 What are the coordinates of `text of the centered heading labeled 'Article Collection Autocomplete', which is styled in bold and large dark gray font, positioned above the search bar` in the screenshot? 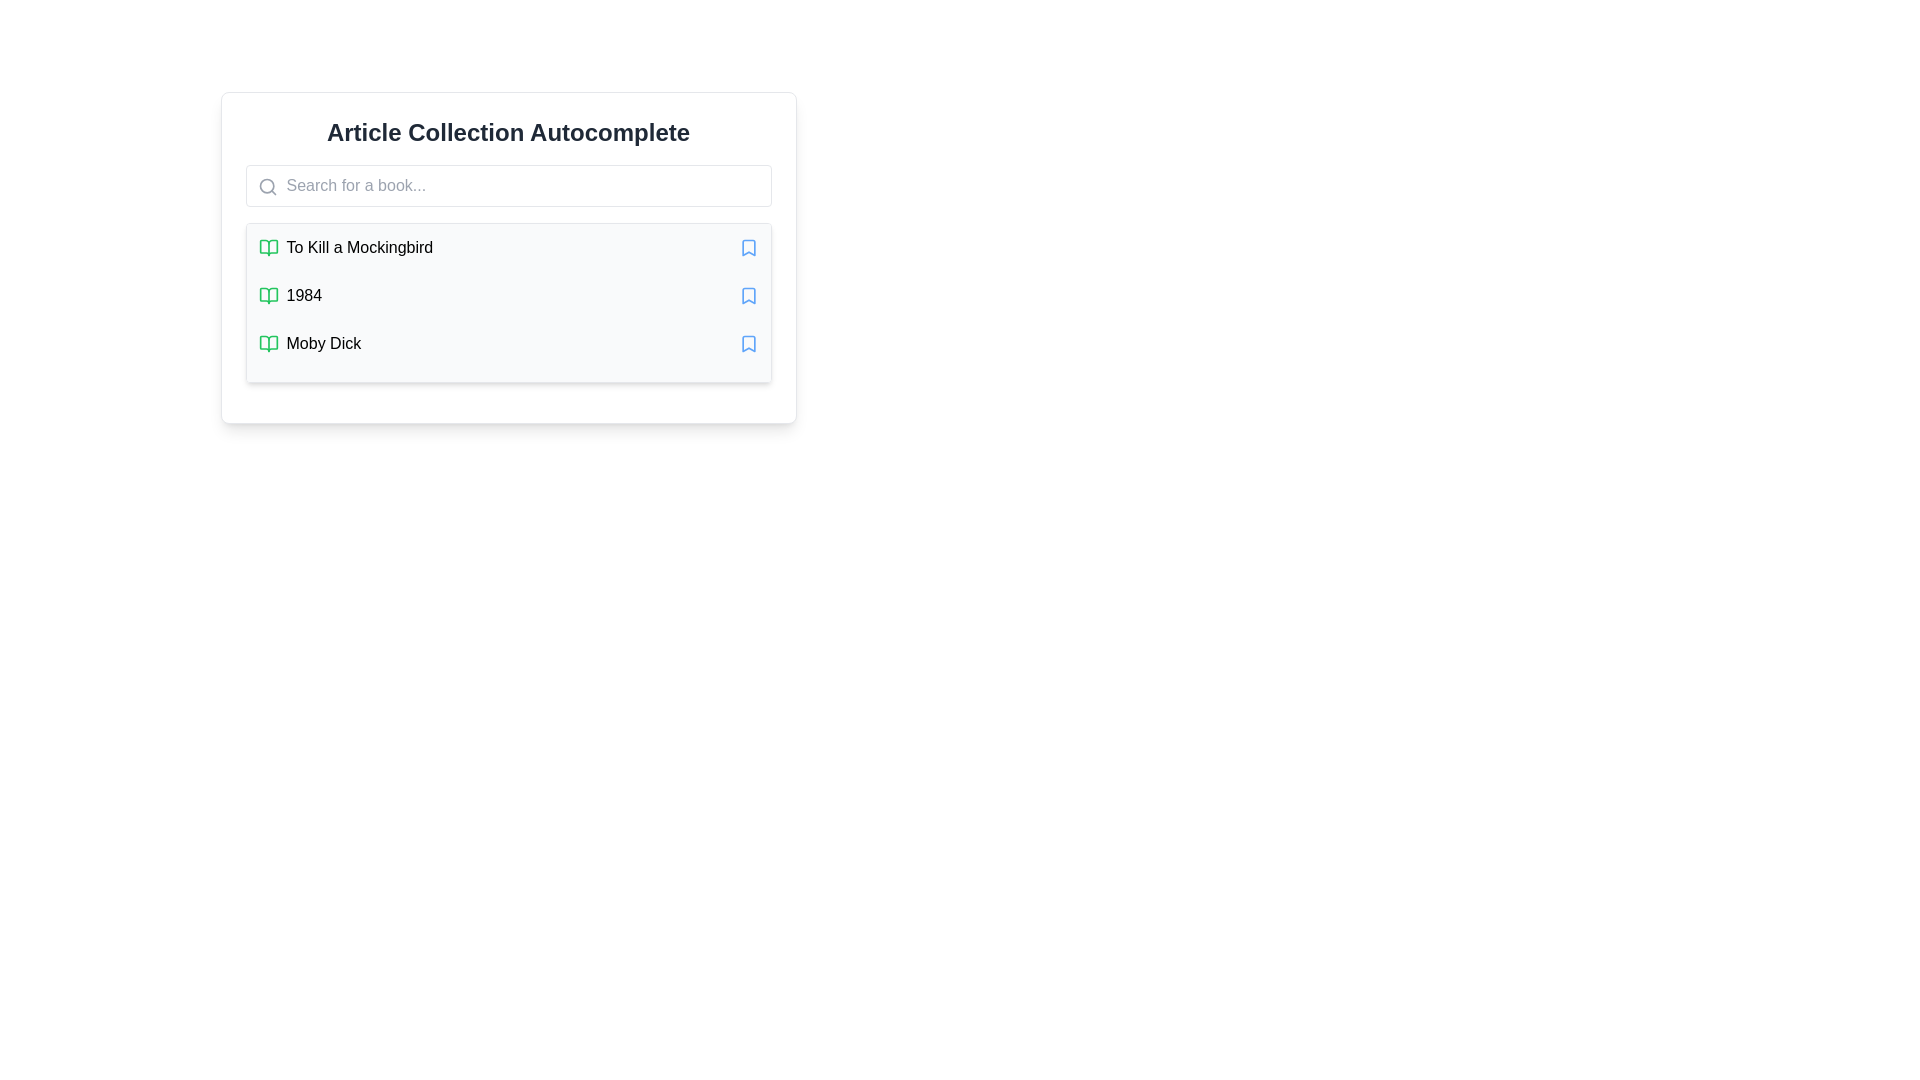 It's located at (508, 132).